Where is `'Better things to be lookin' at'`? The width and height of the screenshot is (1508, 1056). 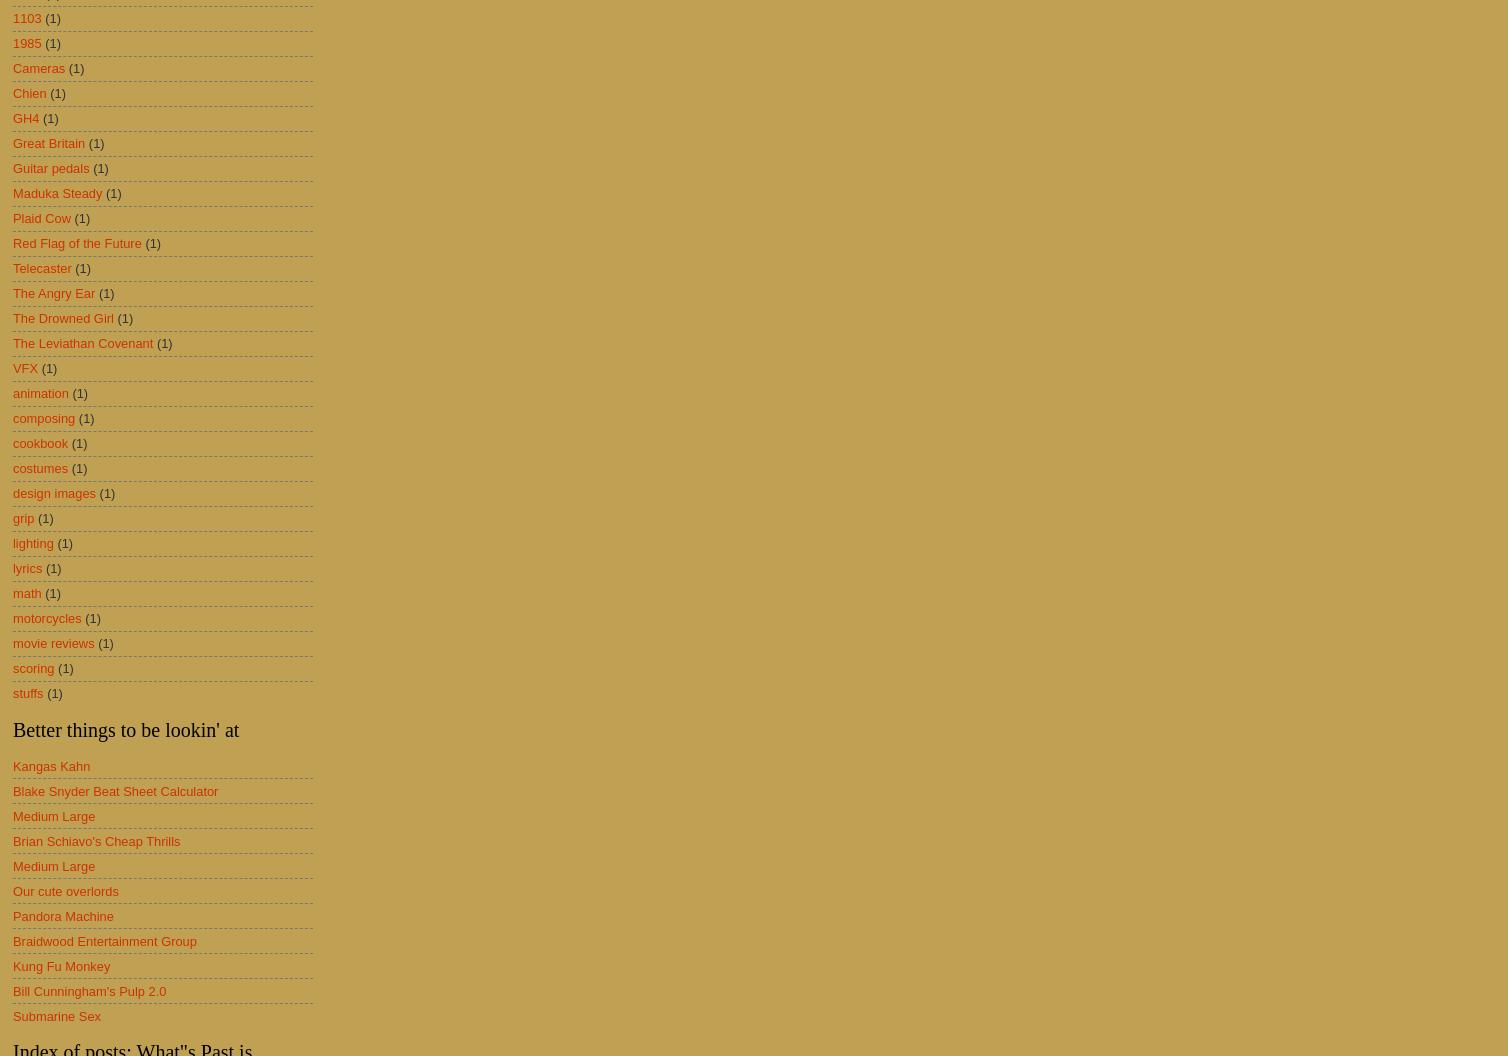 'Better things to be lookin' at' is located at coordinates (12, 727).